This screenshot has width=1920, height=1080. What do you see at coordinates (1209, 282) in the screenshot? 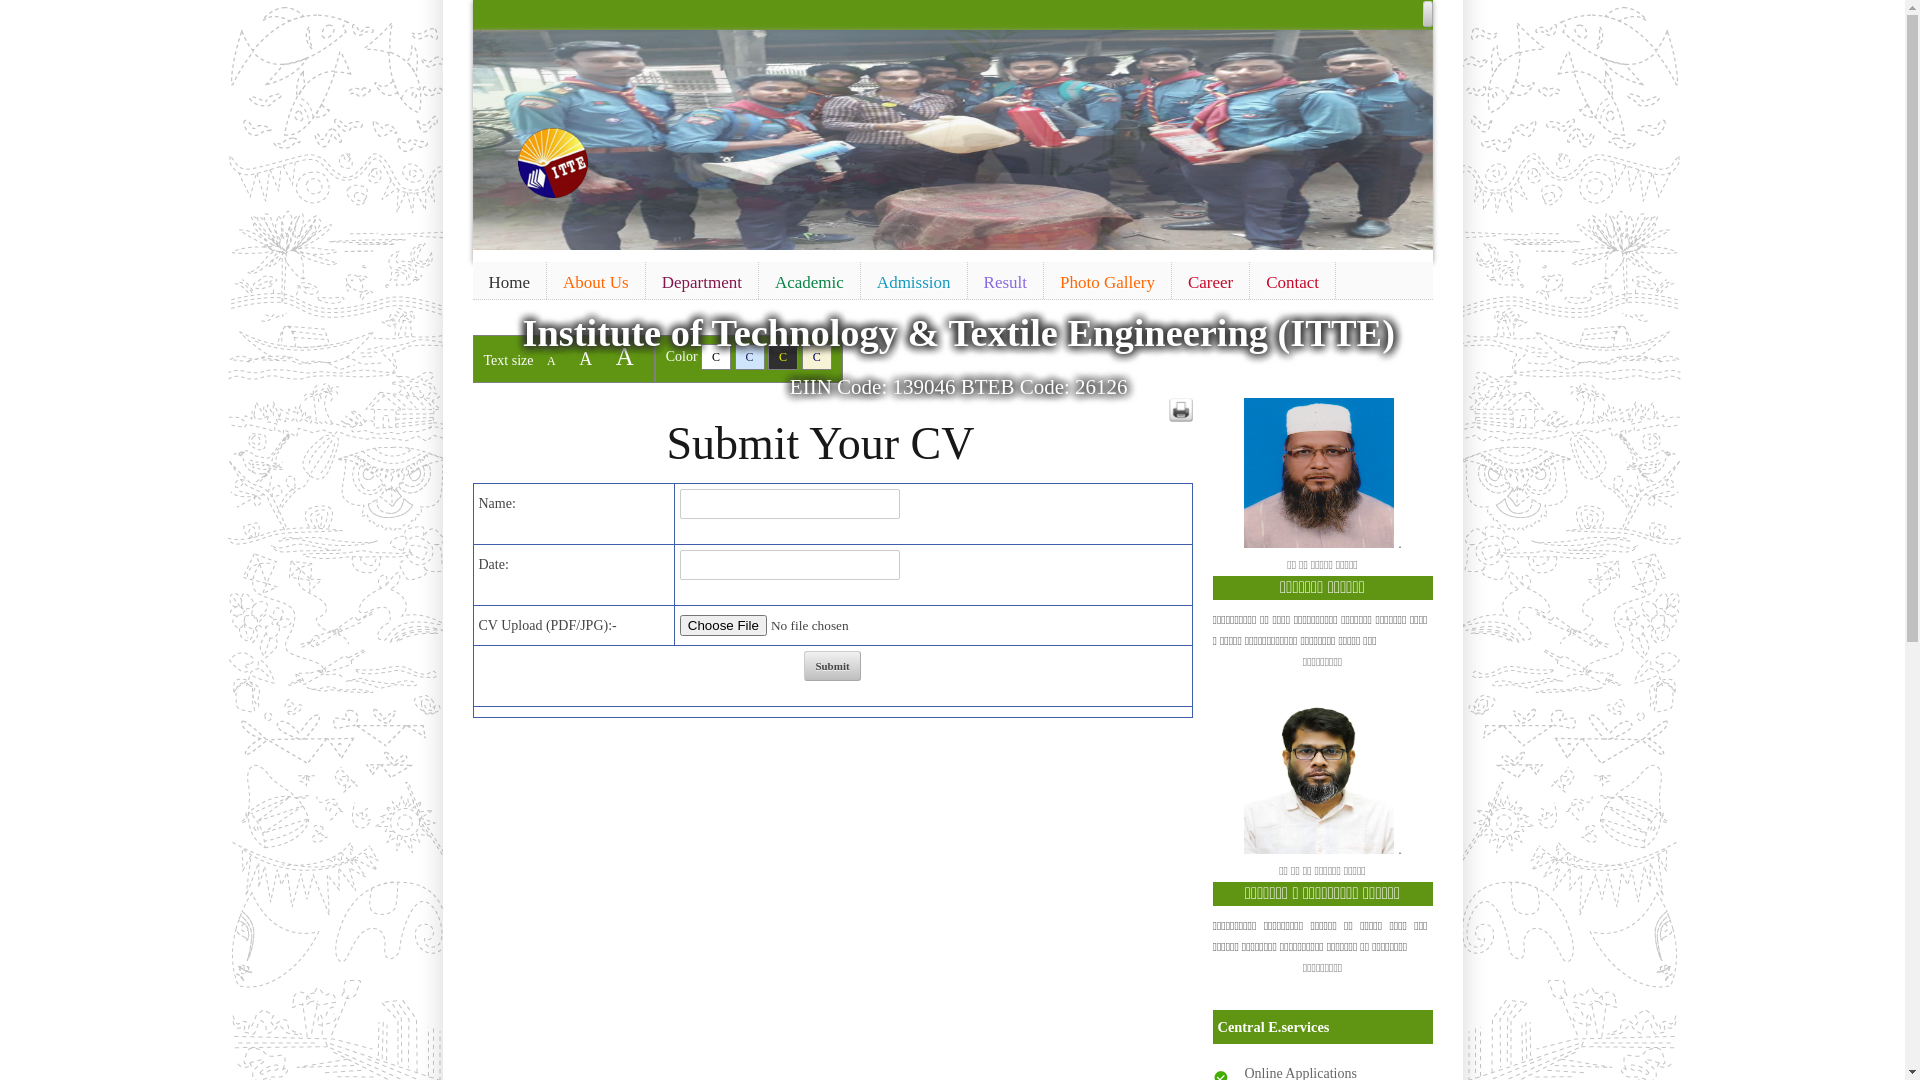
I see `'Career'` at bounding box center [1209, 282].